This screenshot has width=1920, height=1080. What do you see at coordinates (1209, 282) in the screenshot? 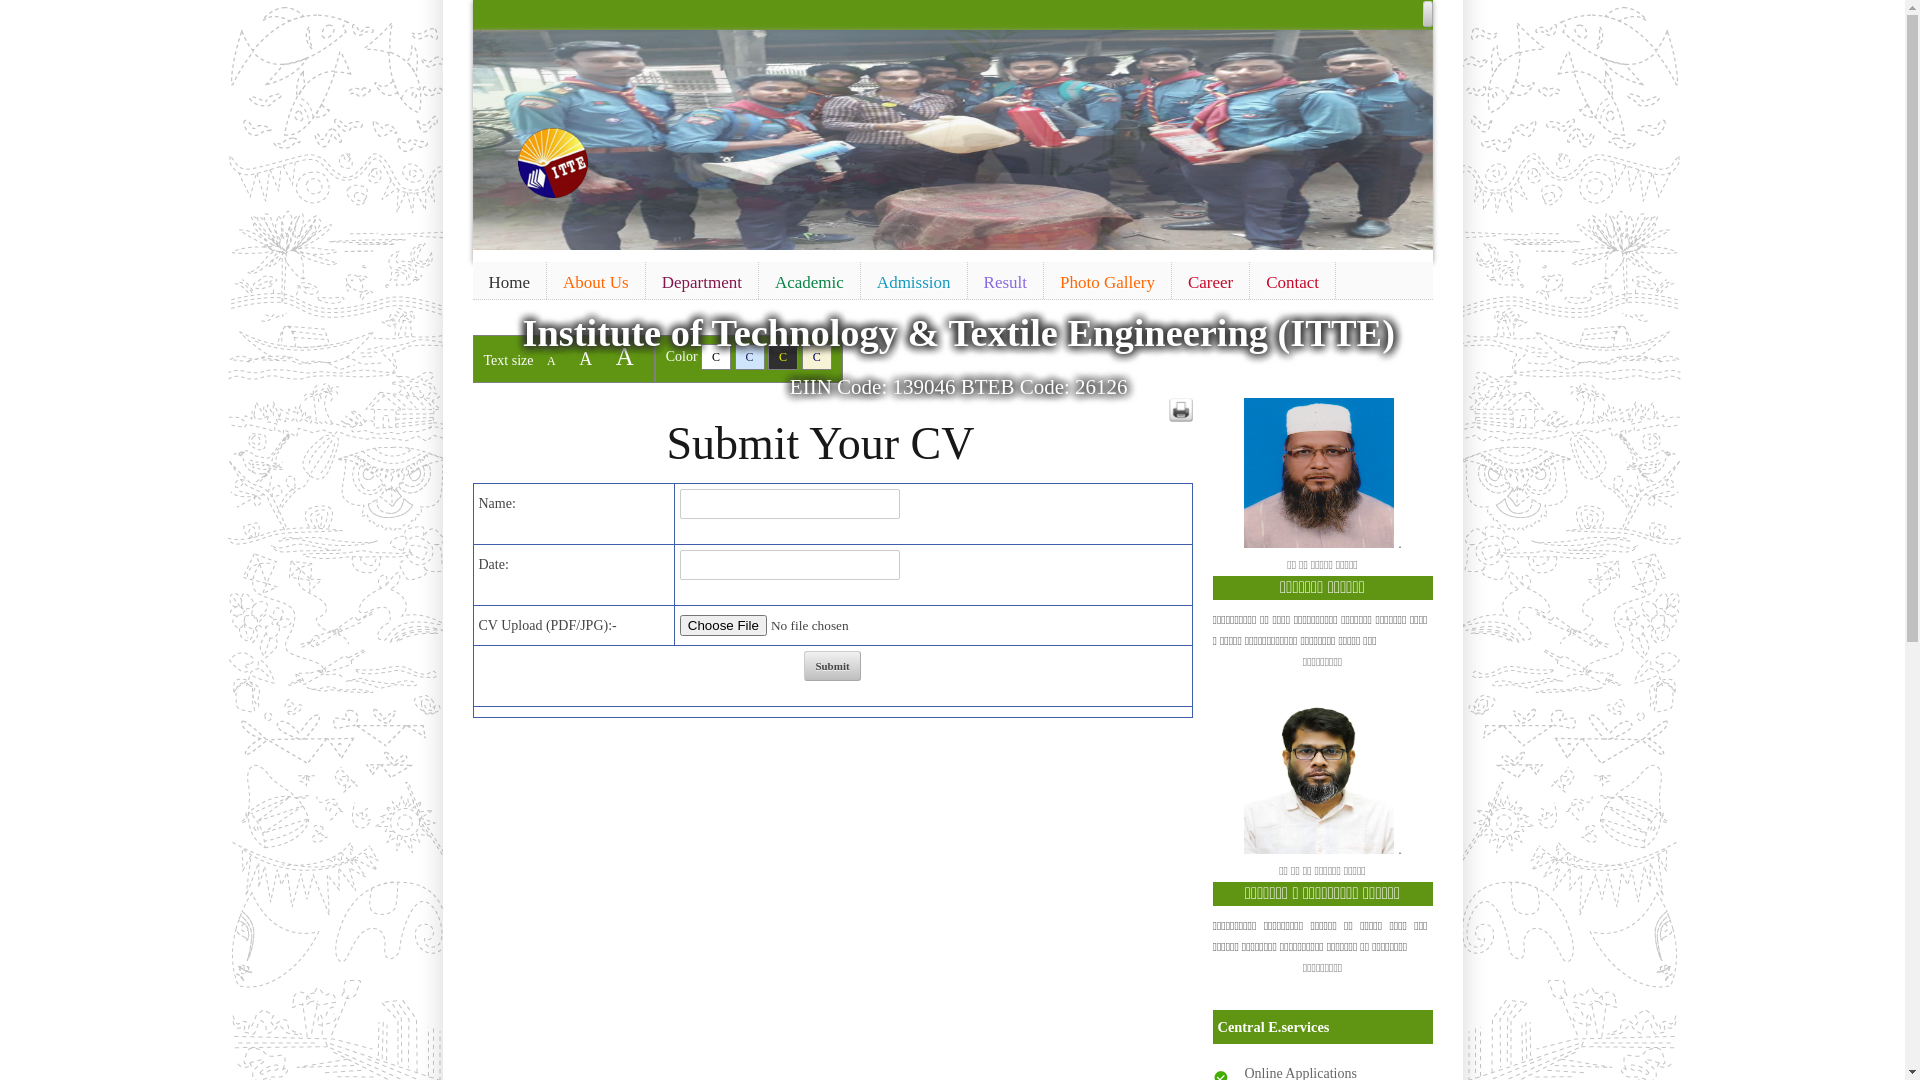
I see `'Career'` at bounding box center [1209, 282].